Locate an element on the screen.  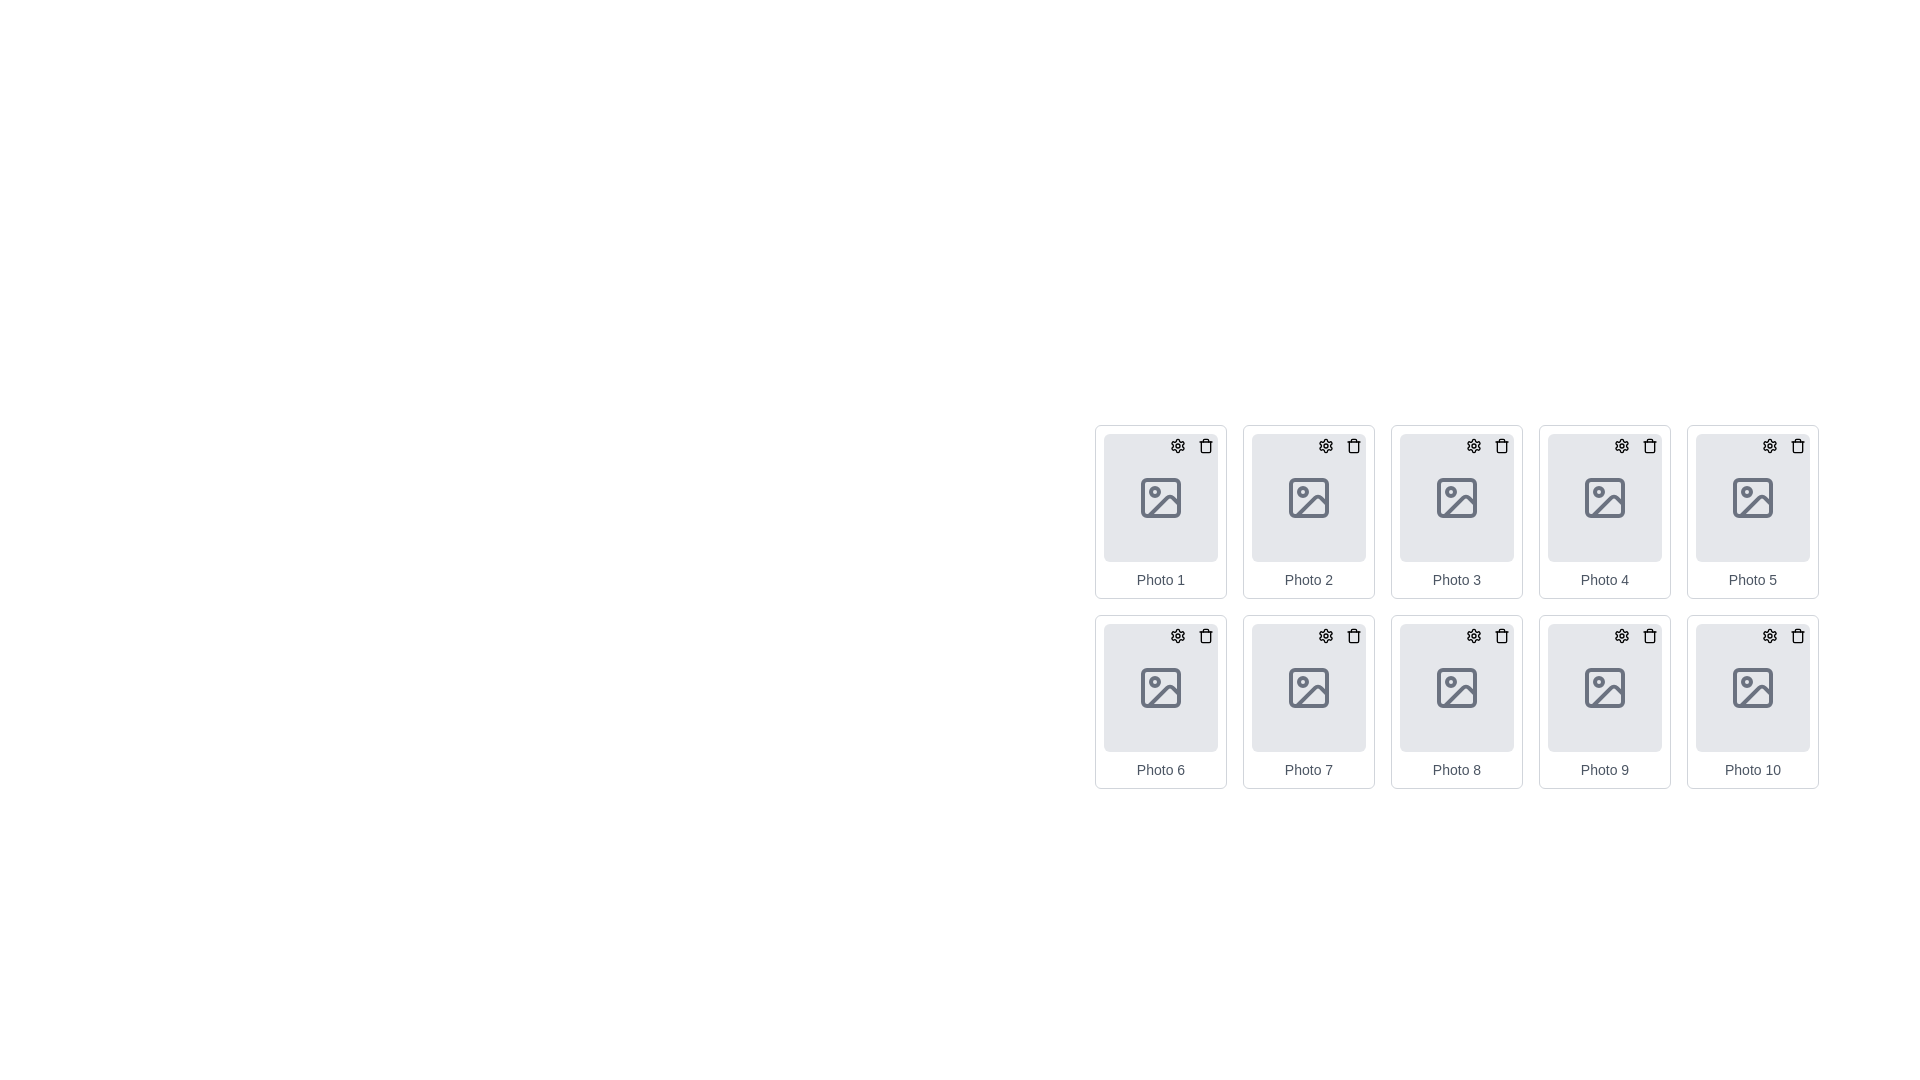
the image icon with a square frame and rounded corners located in the second column of the second row, which features a small circle on the top left and a slanted line intersecting another shape inside is located at coordinates (1161, 686).